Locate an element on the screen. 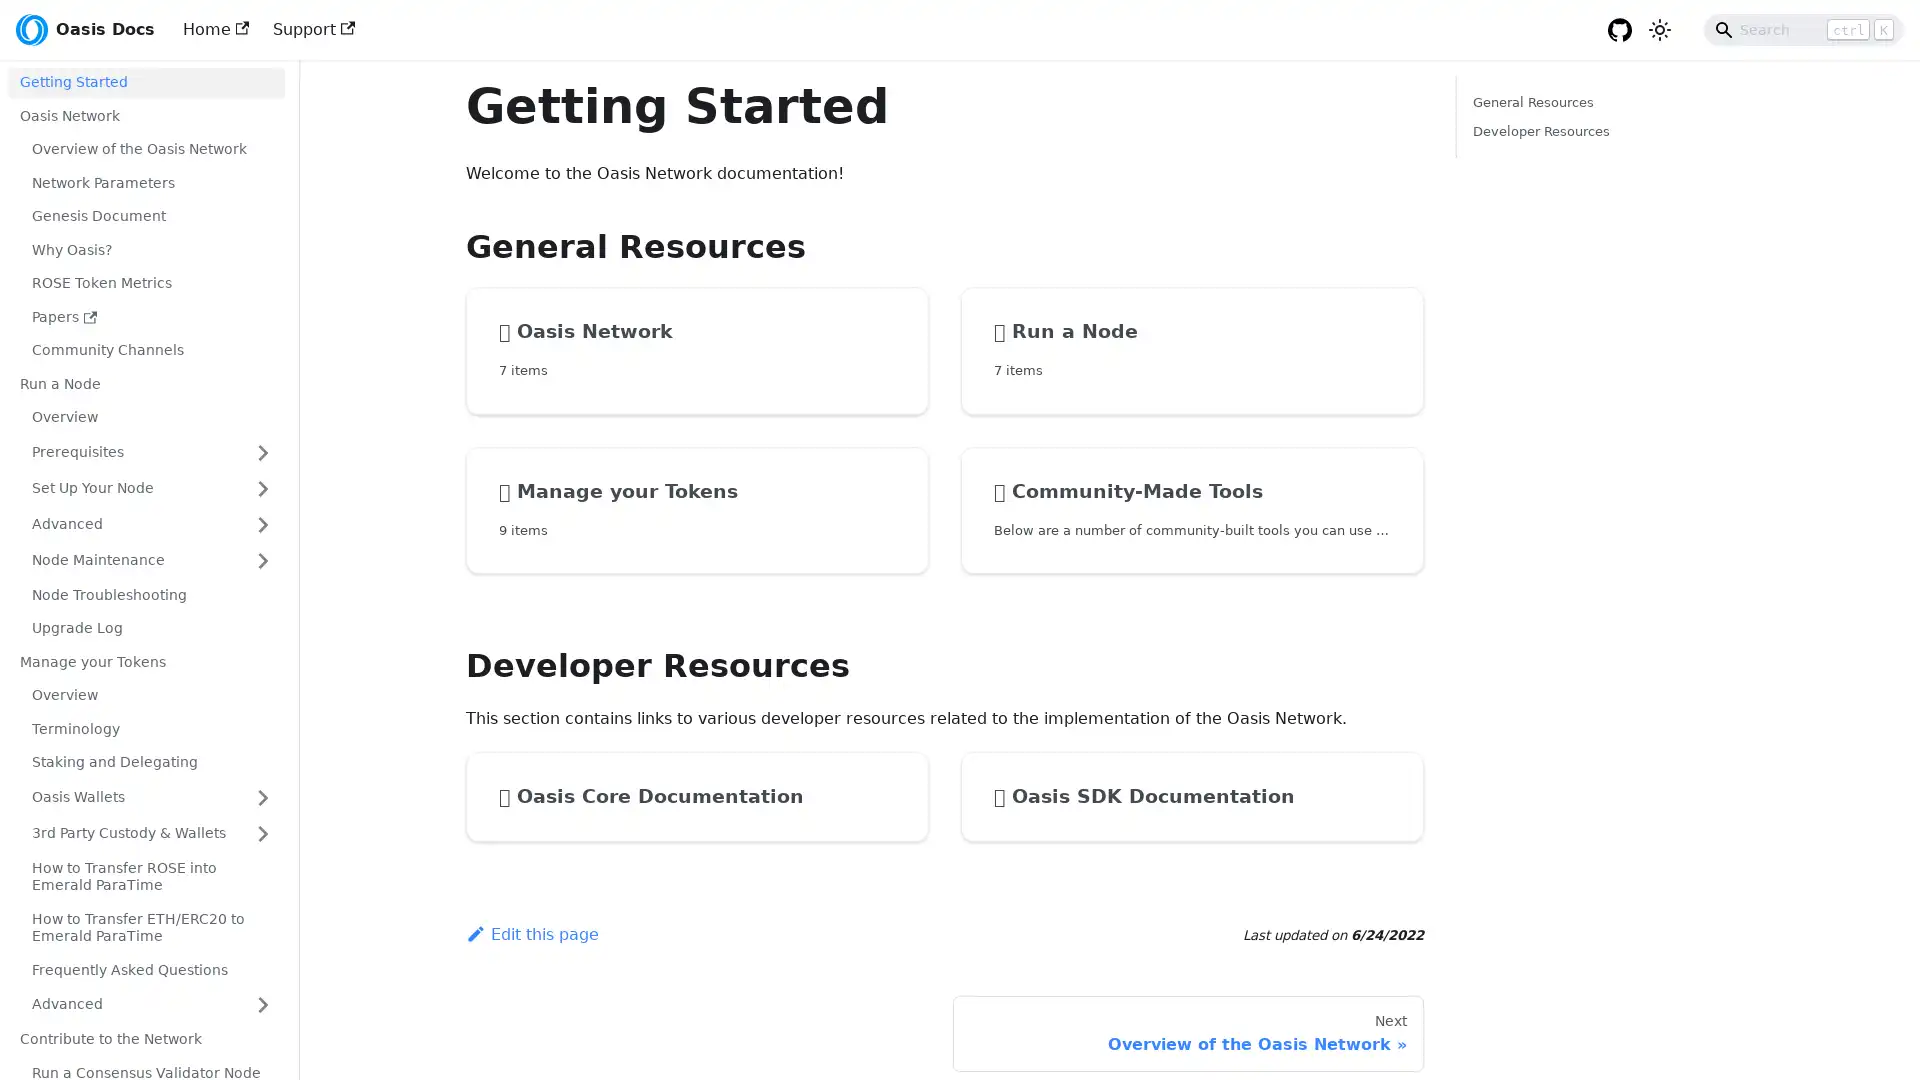 This screenshot has height=1080, width=1920. Toggle the collapsible sidebar category 'Prerequisites' is located at coordinates (262, 451).